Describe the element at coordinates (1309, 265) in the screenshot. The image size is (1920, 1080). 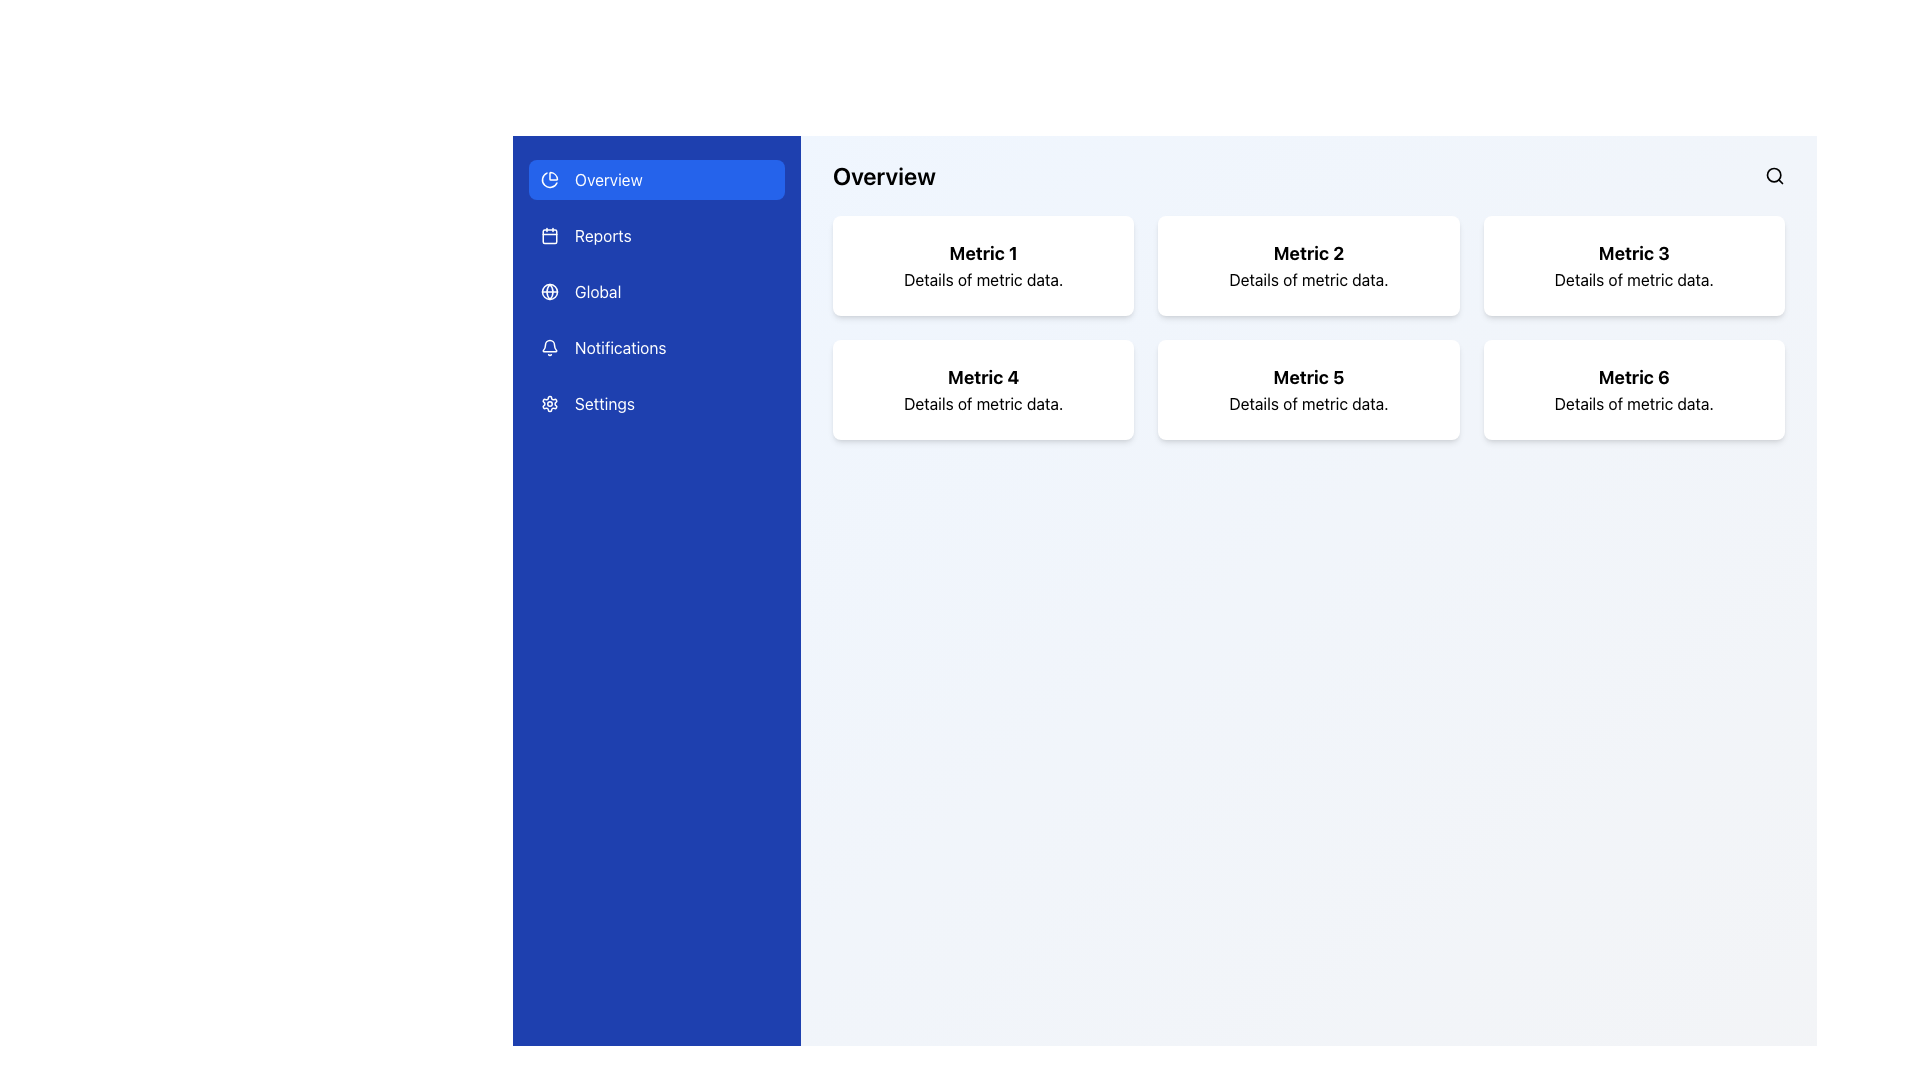
I see `the informational card titled 'Metric 2'` at that location.